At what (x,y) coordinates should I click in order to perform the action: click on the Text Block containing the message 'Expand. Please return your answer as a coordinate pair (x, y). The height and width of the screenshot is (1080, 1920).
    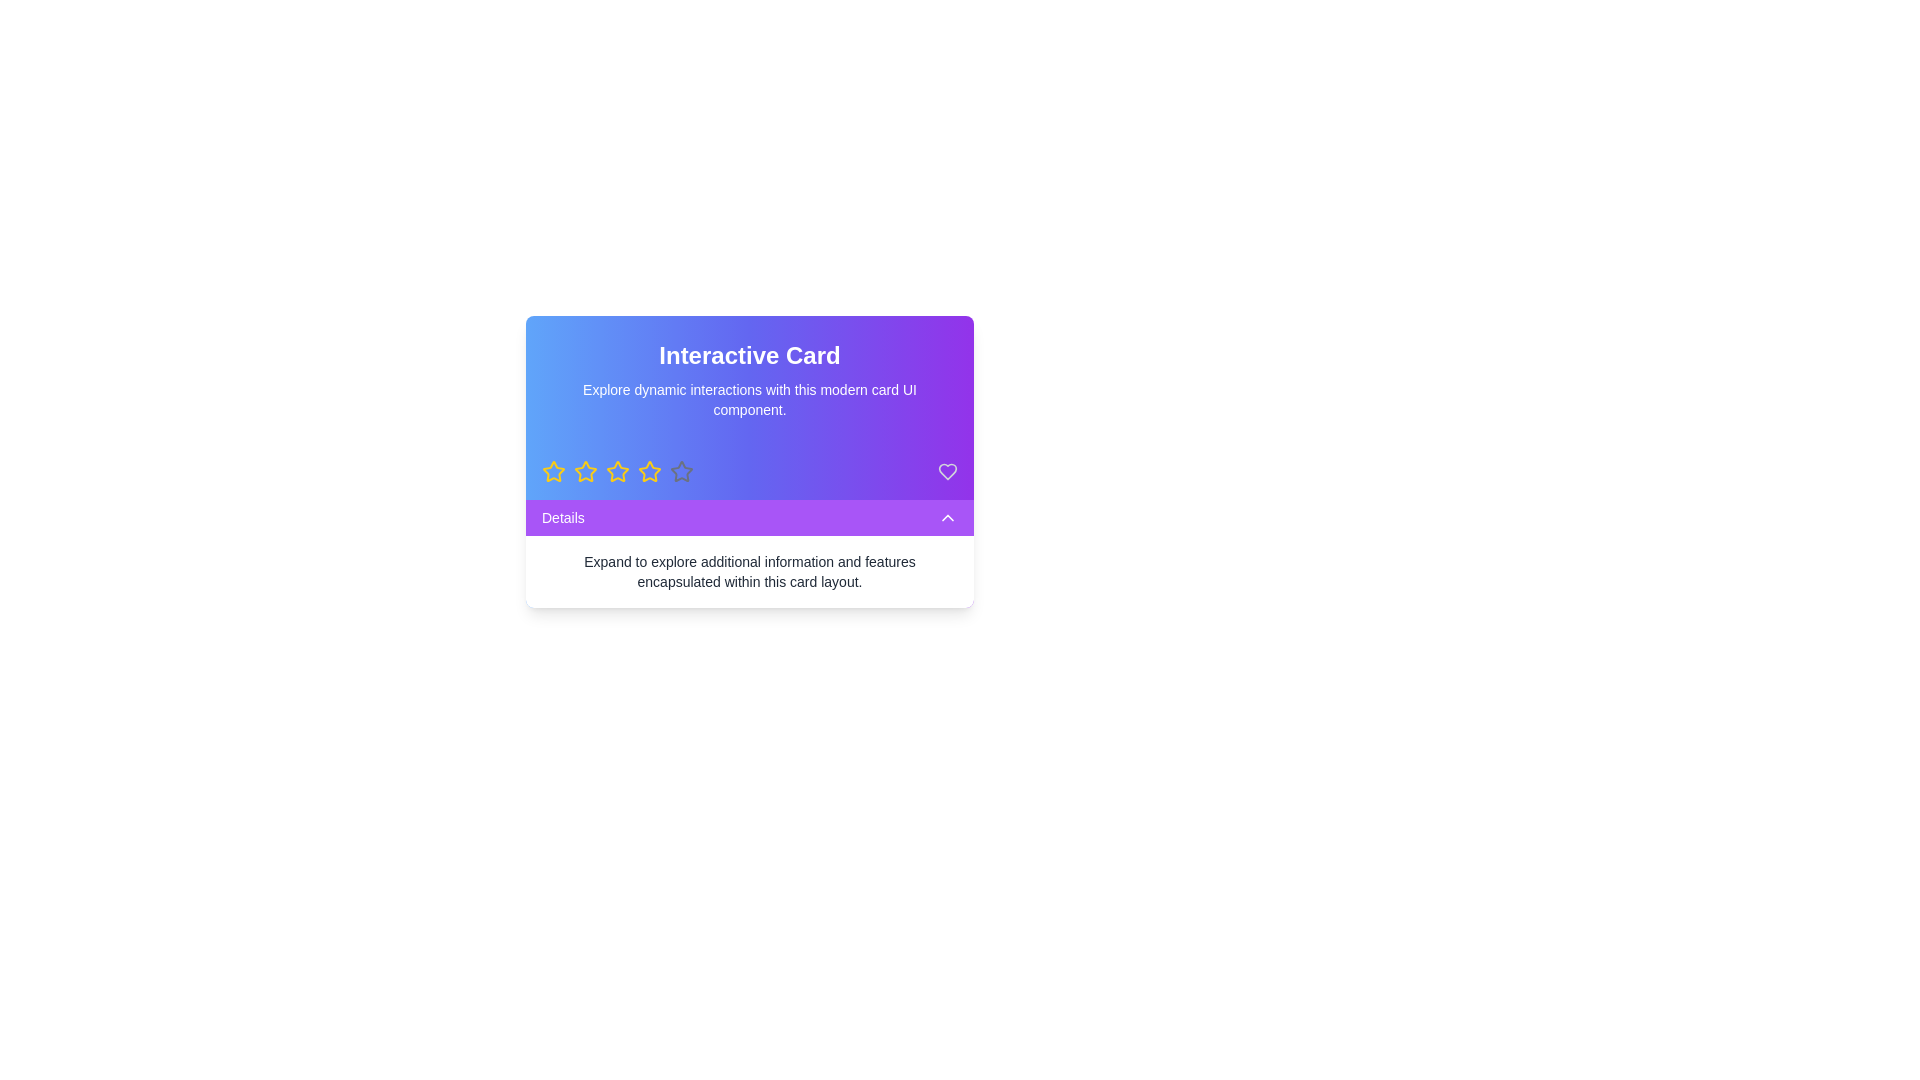
    Looking at the image, I should click on (748, 571).